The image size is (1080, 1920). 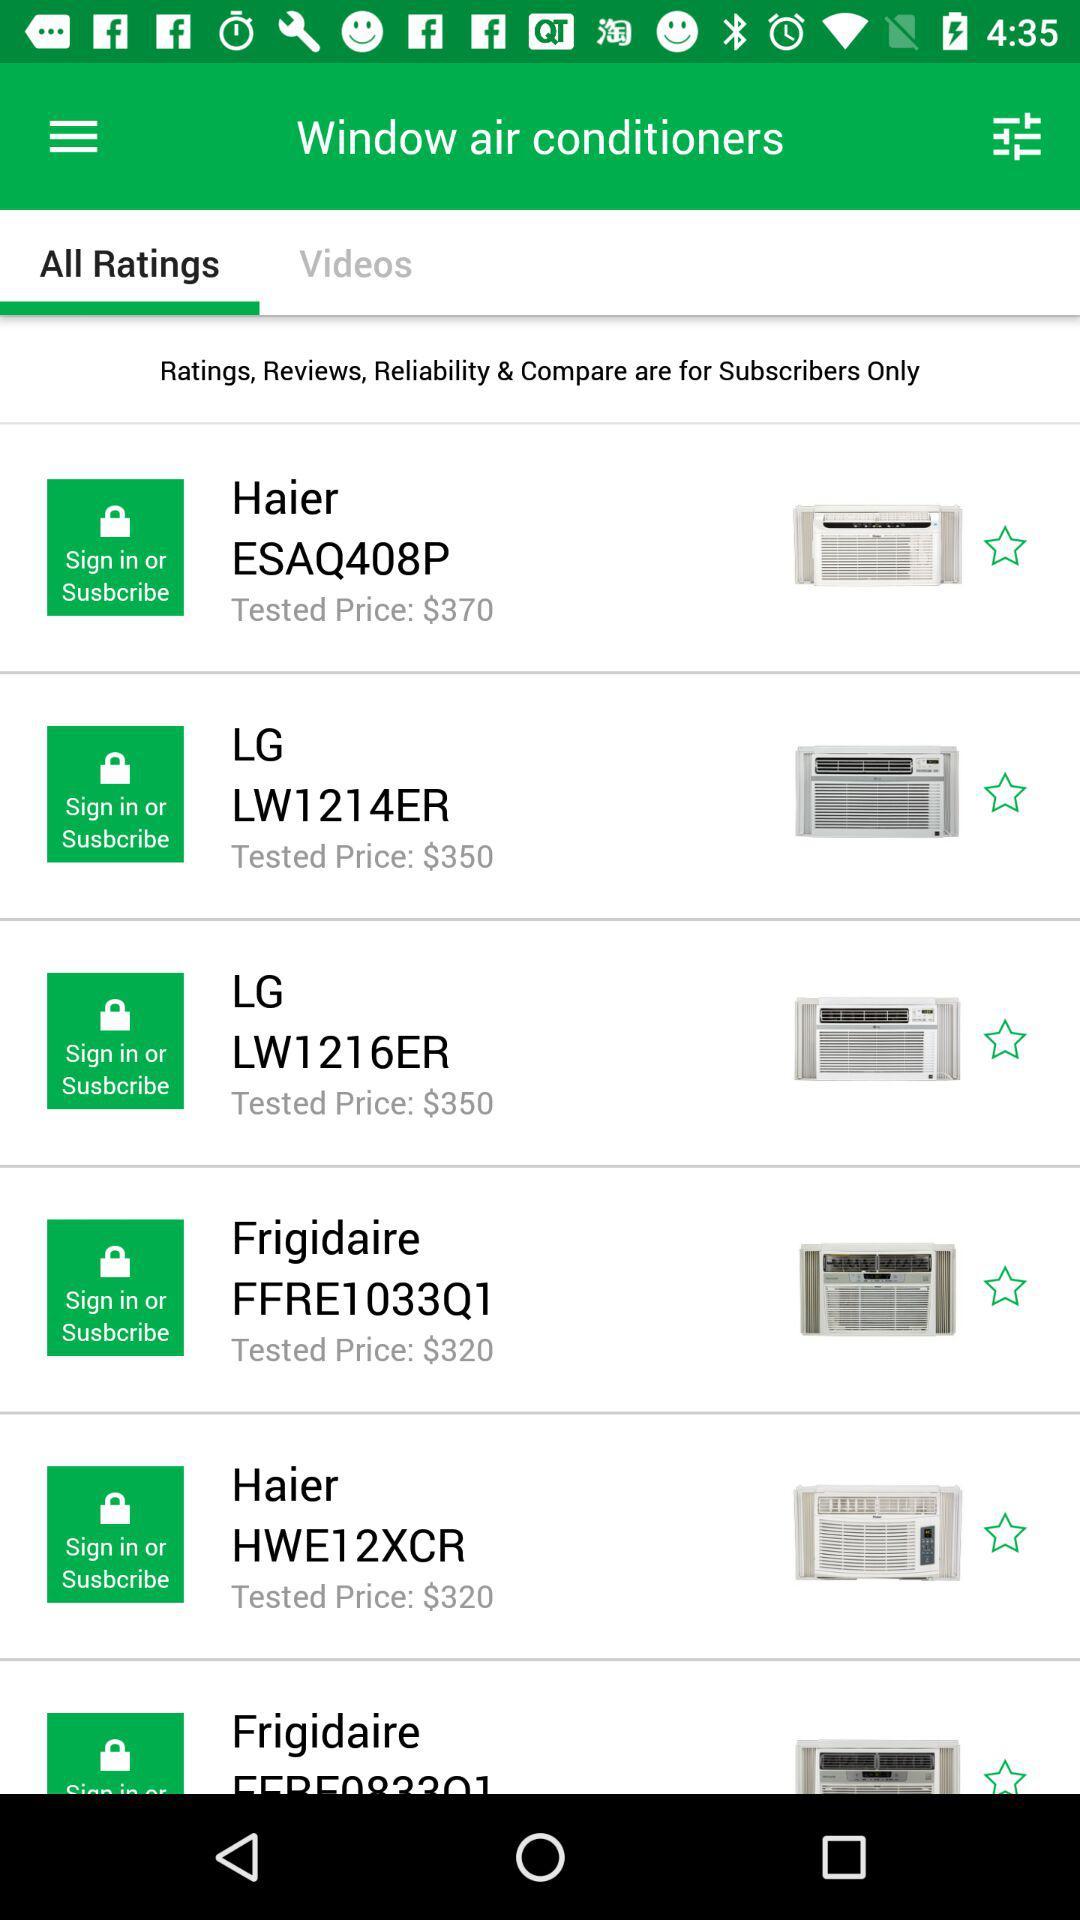 What do you see at coordinates (72, 135) in the screenshot?
I see `item next to the window air conditioners icon` at bounding box center [72, 135].